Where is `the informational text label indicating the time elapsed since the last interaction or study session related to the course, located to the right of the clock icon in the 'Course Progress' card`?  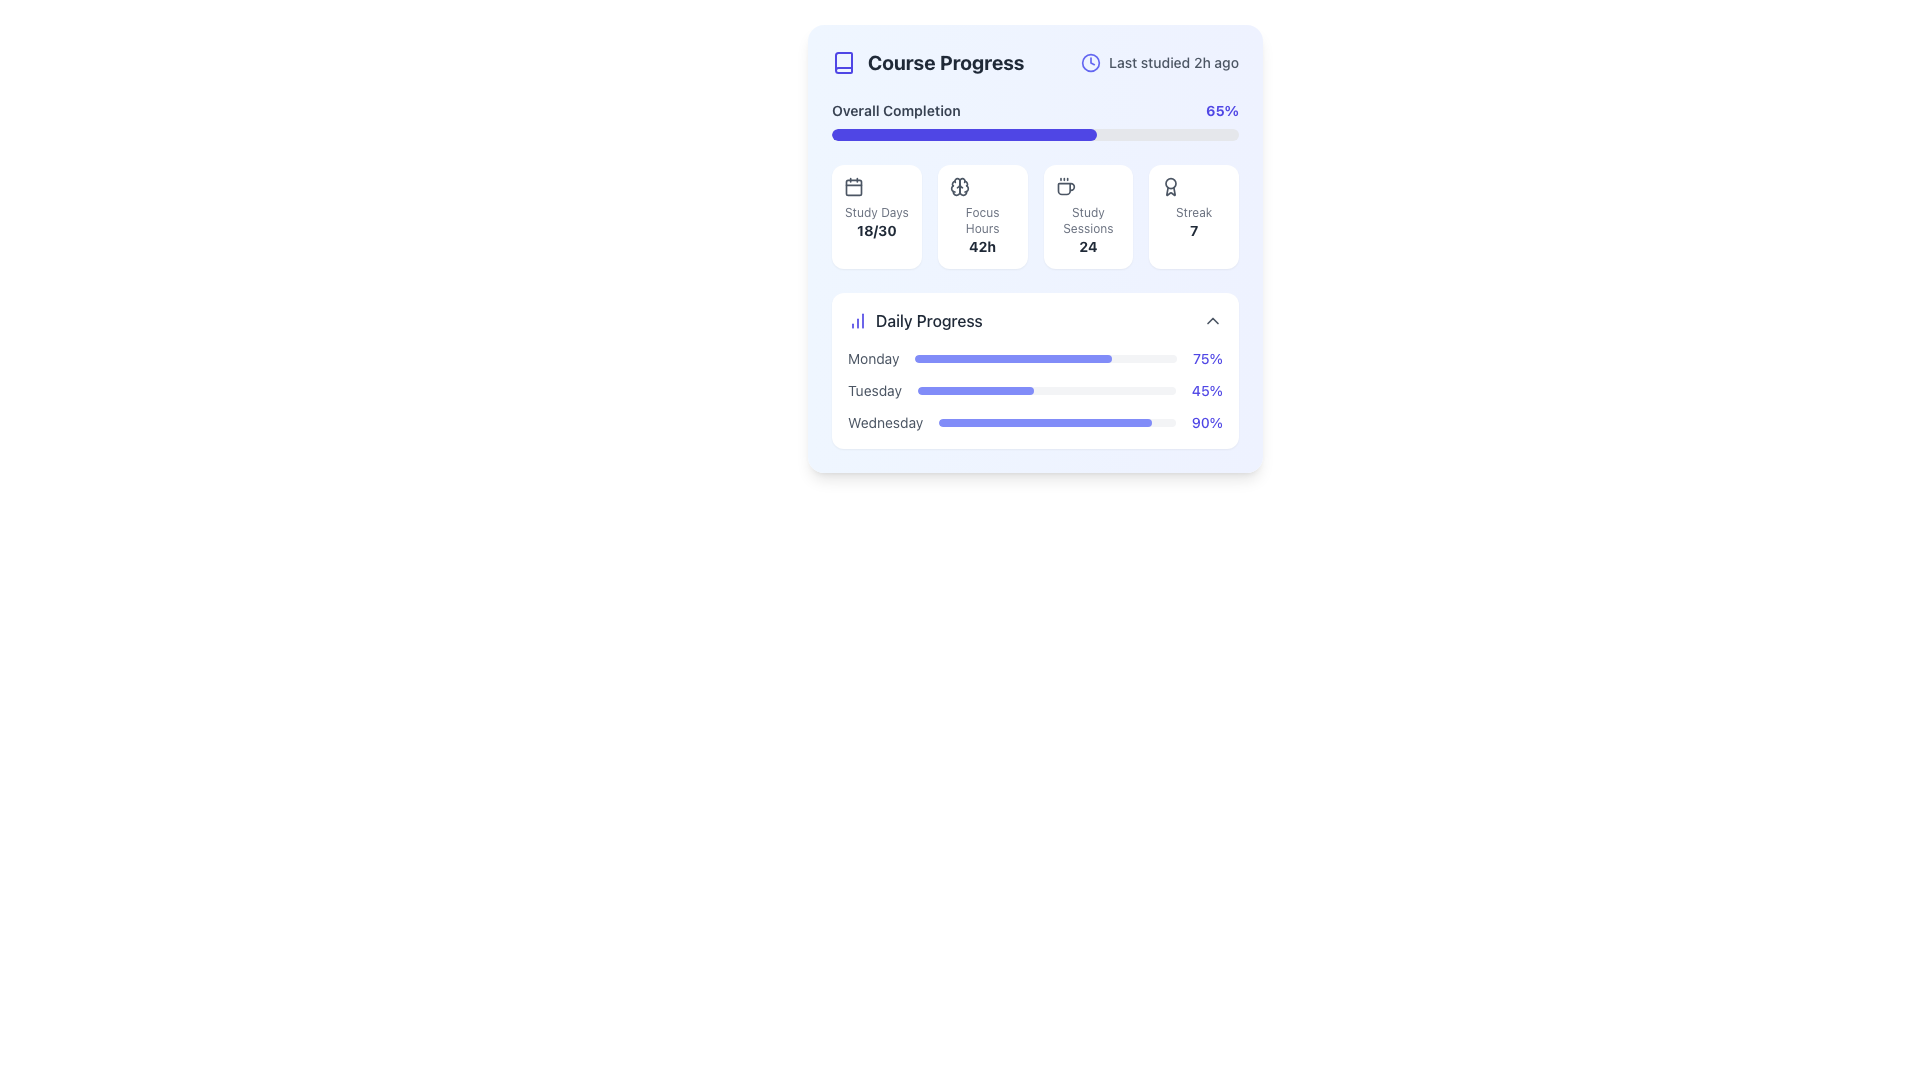 the informational text label indicating the time elapsed since the last interaction or study session related to the course, located to the right of the clock icon in the 'Course Progress' card is located at coordinates (1174, 61).